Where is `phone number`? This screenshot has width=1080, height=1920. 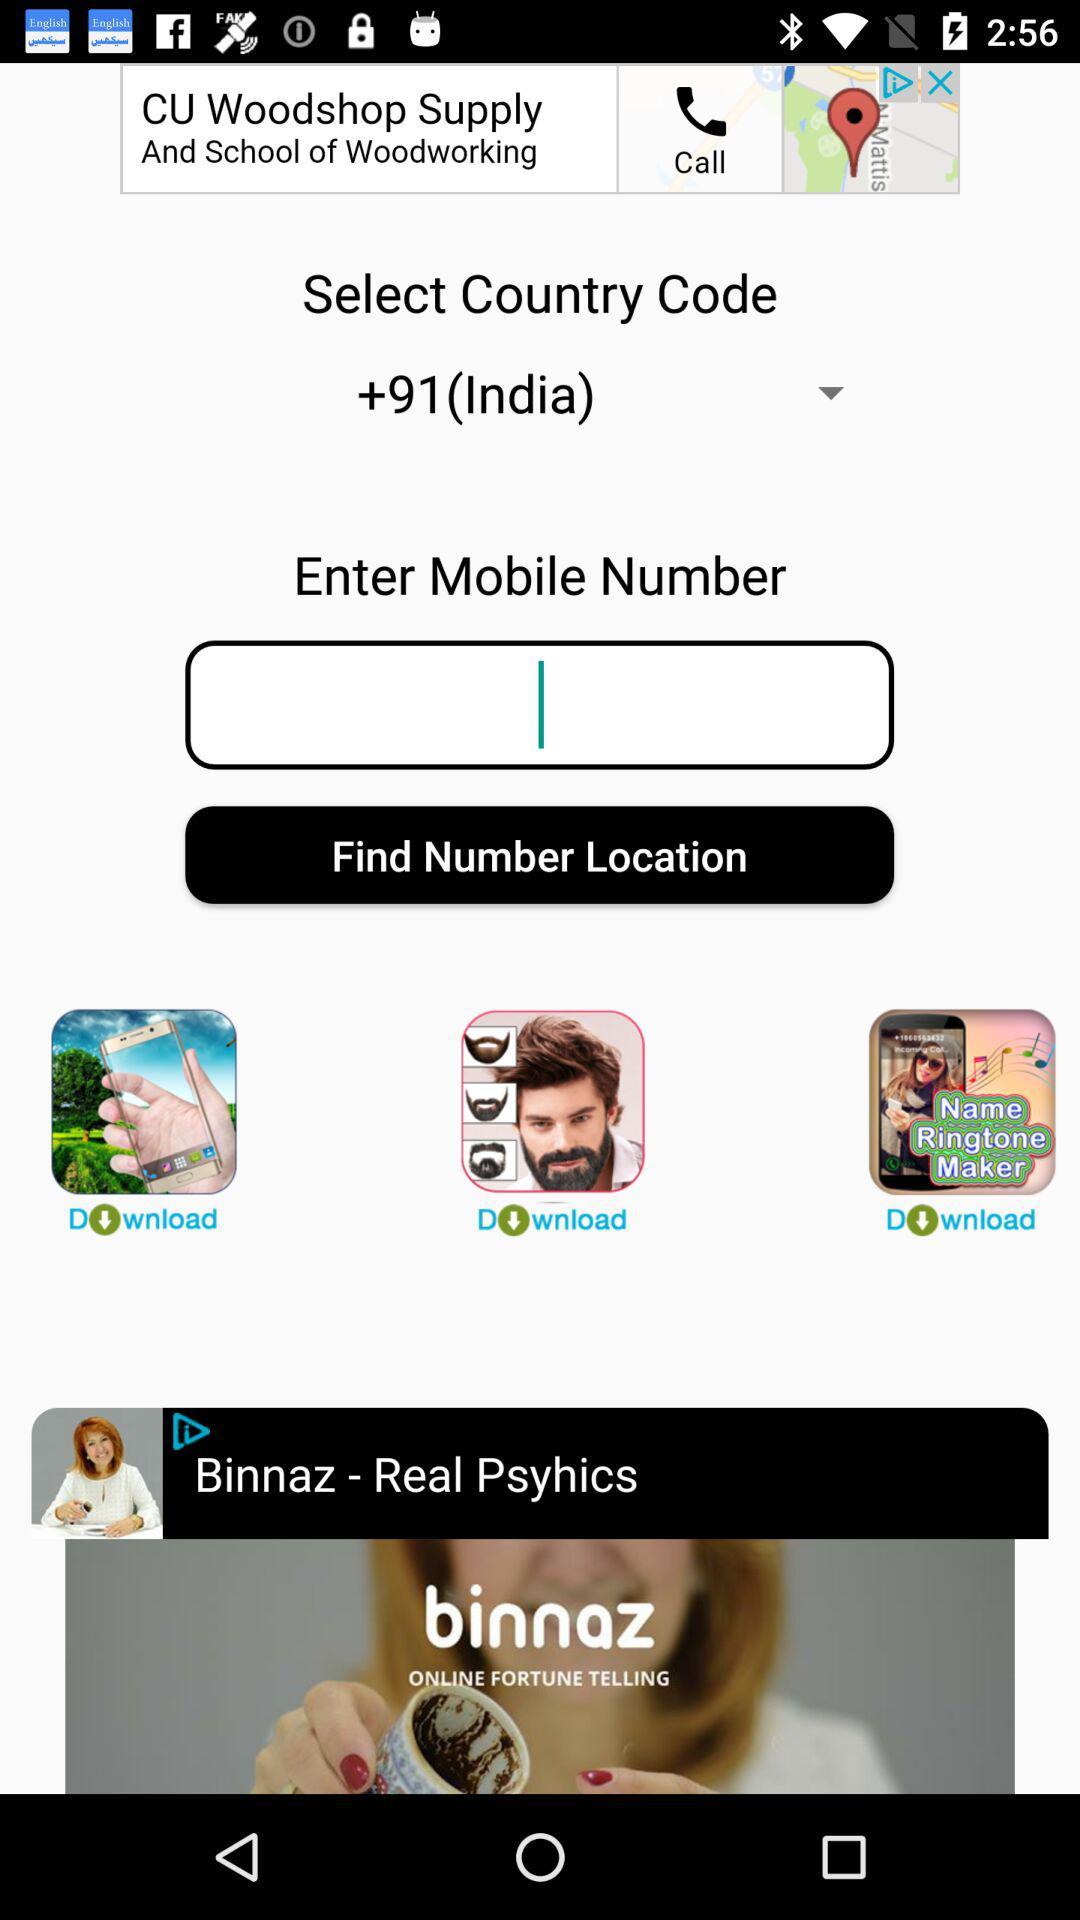 phone number is located at coordinates (538, 705).